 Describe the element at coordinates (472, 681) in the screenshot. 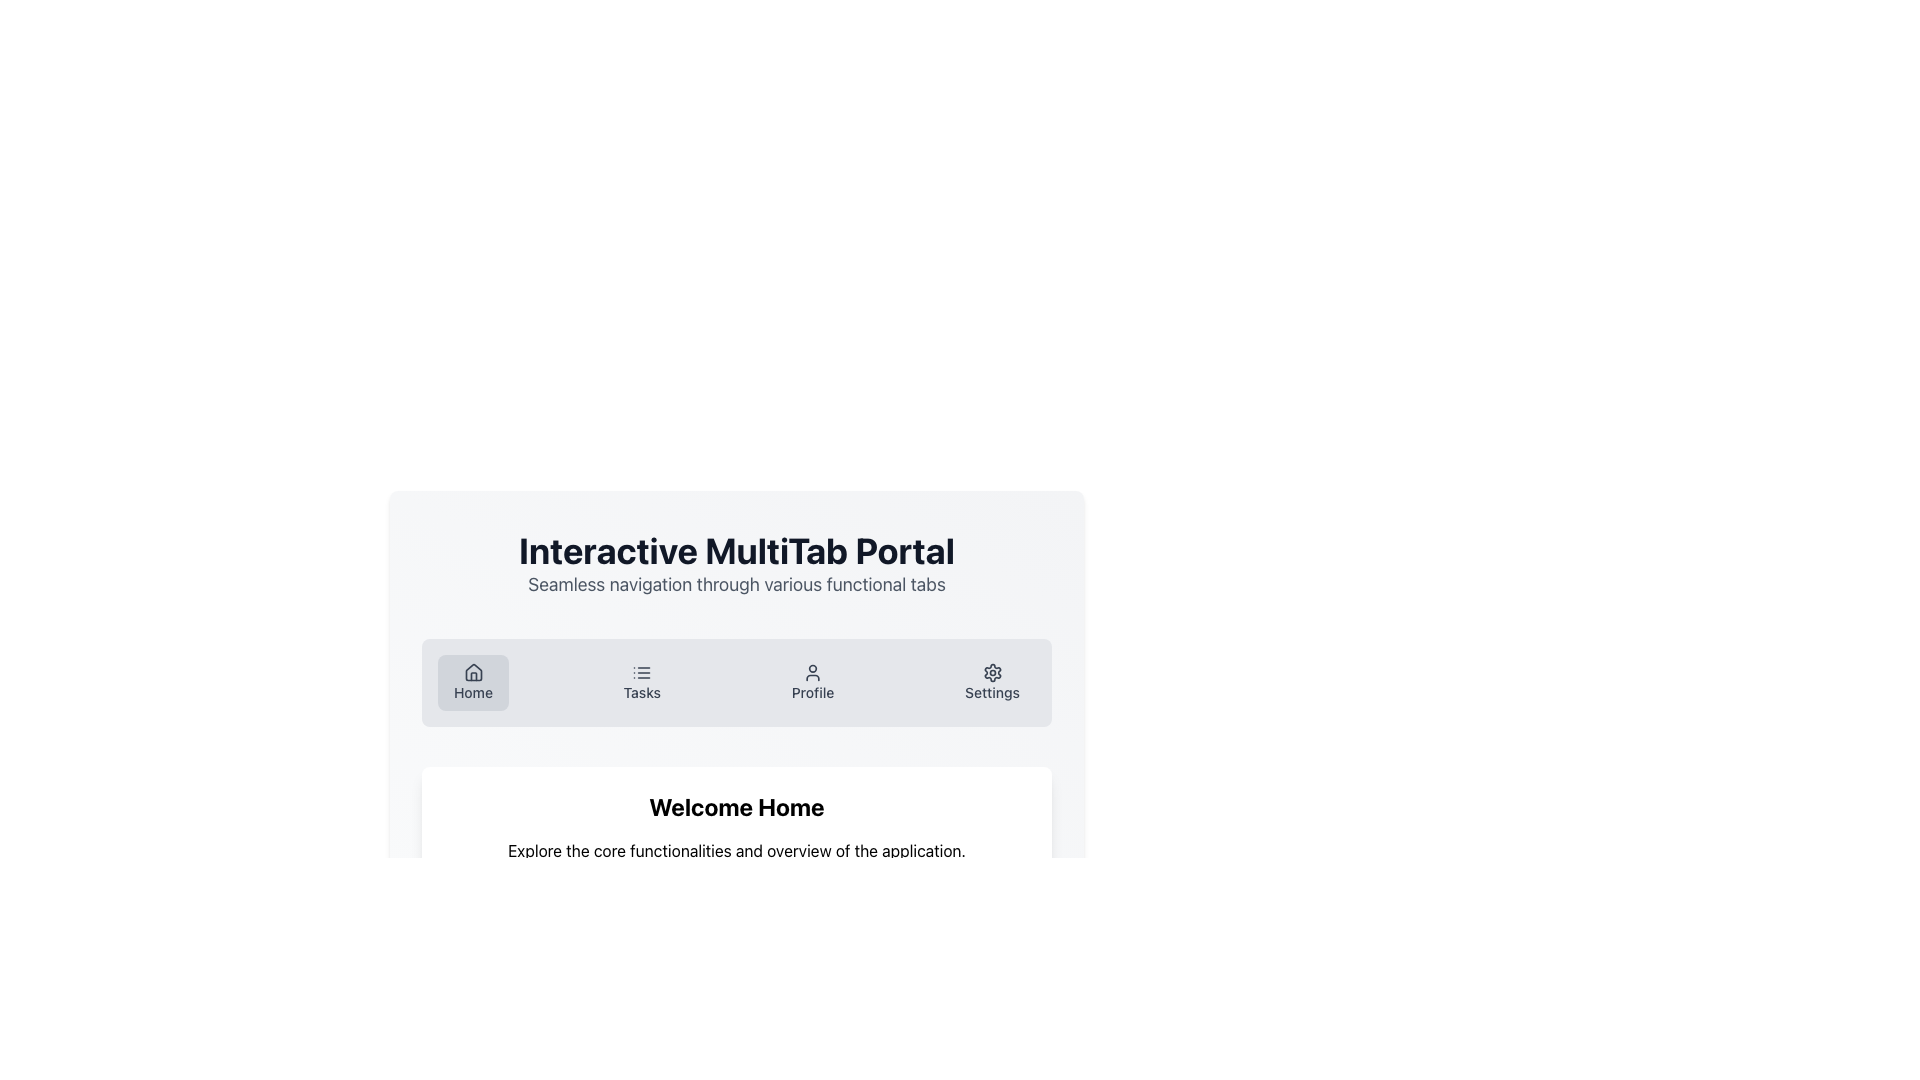

I see `the home navigation button located at the top-left corner of the navigation bar` at that location.